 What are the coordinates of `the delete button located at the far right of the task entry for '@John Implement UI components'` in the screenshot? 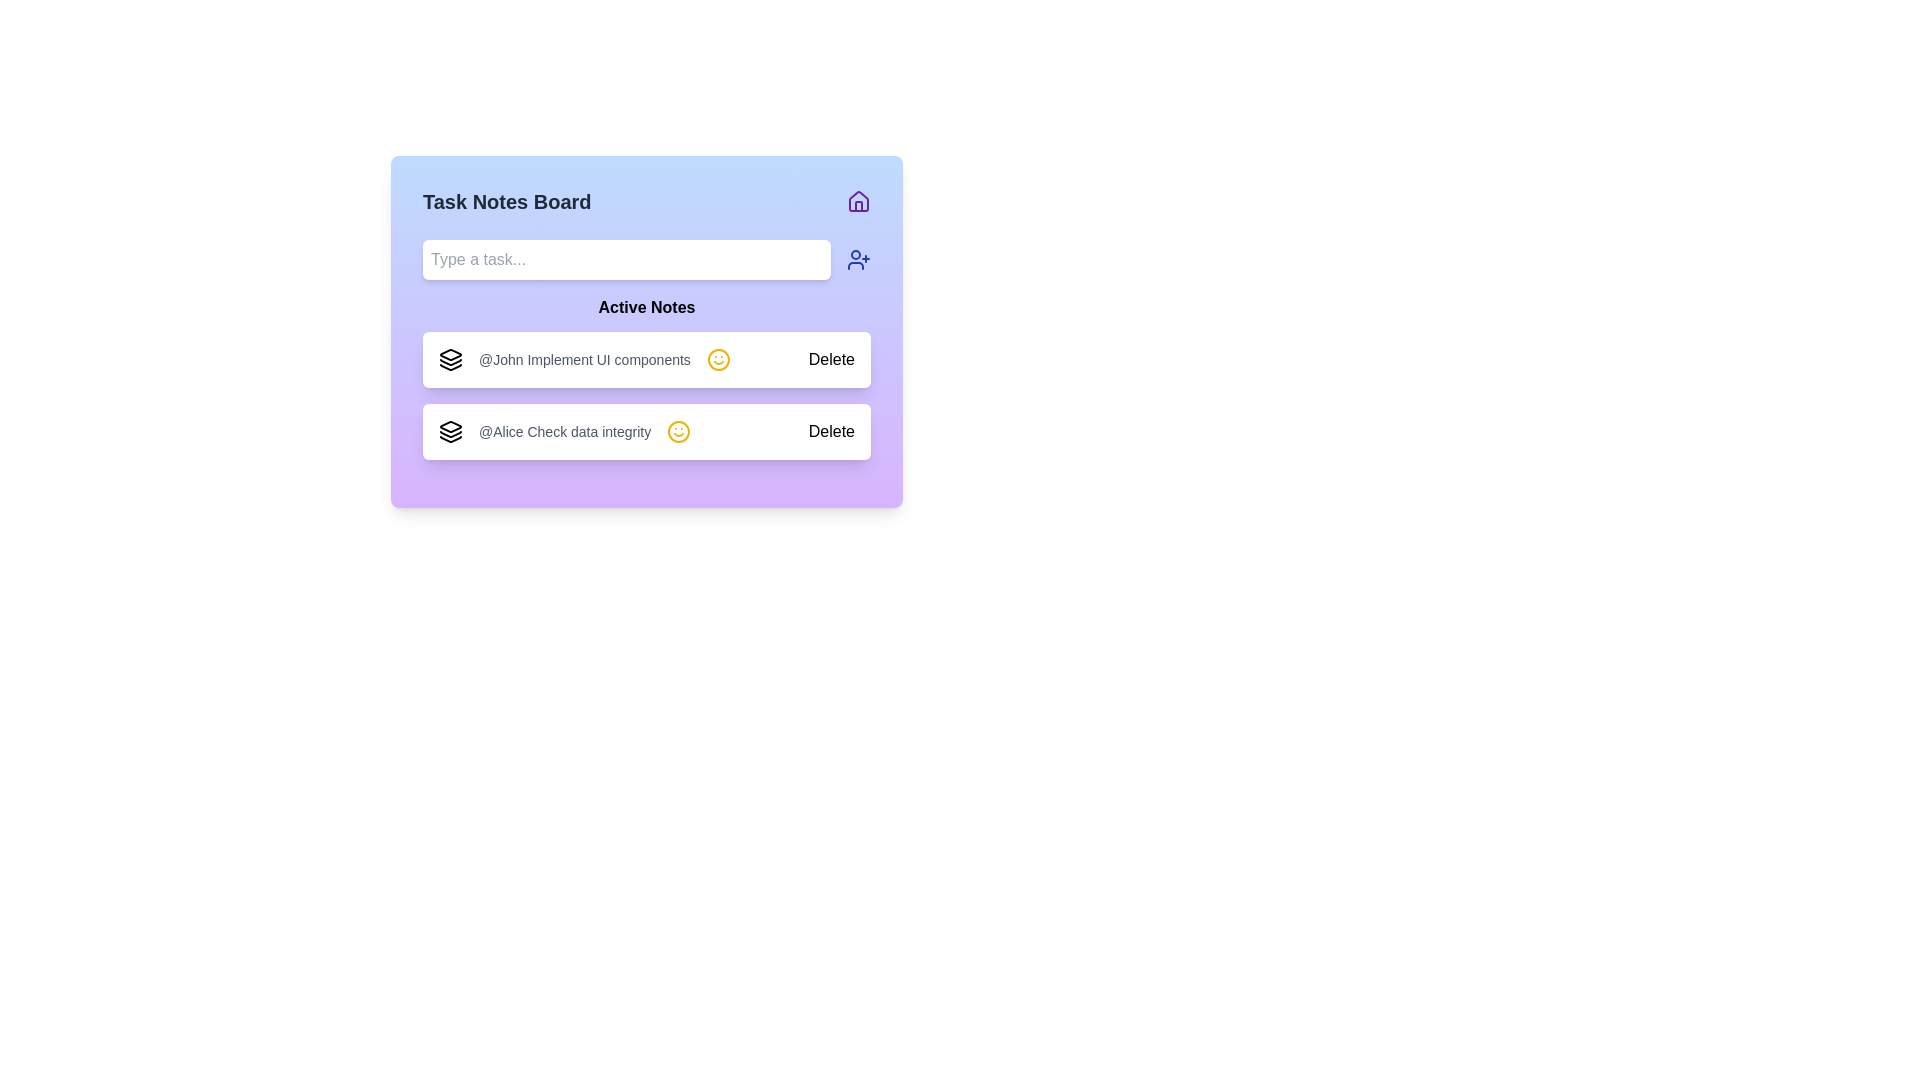 It's located at (831, 358).